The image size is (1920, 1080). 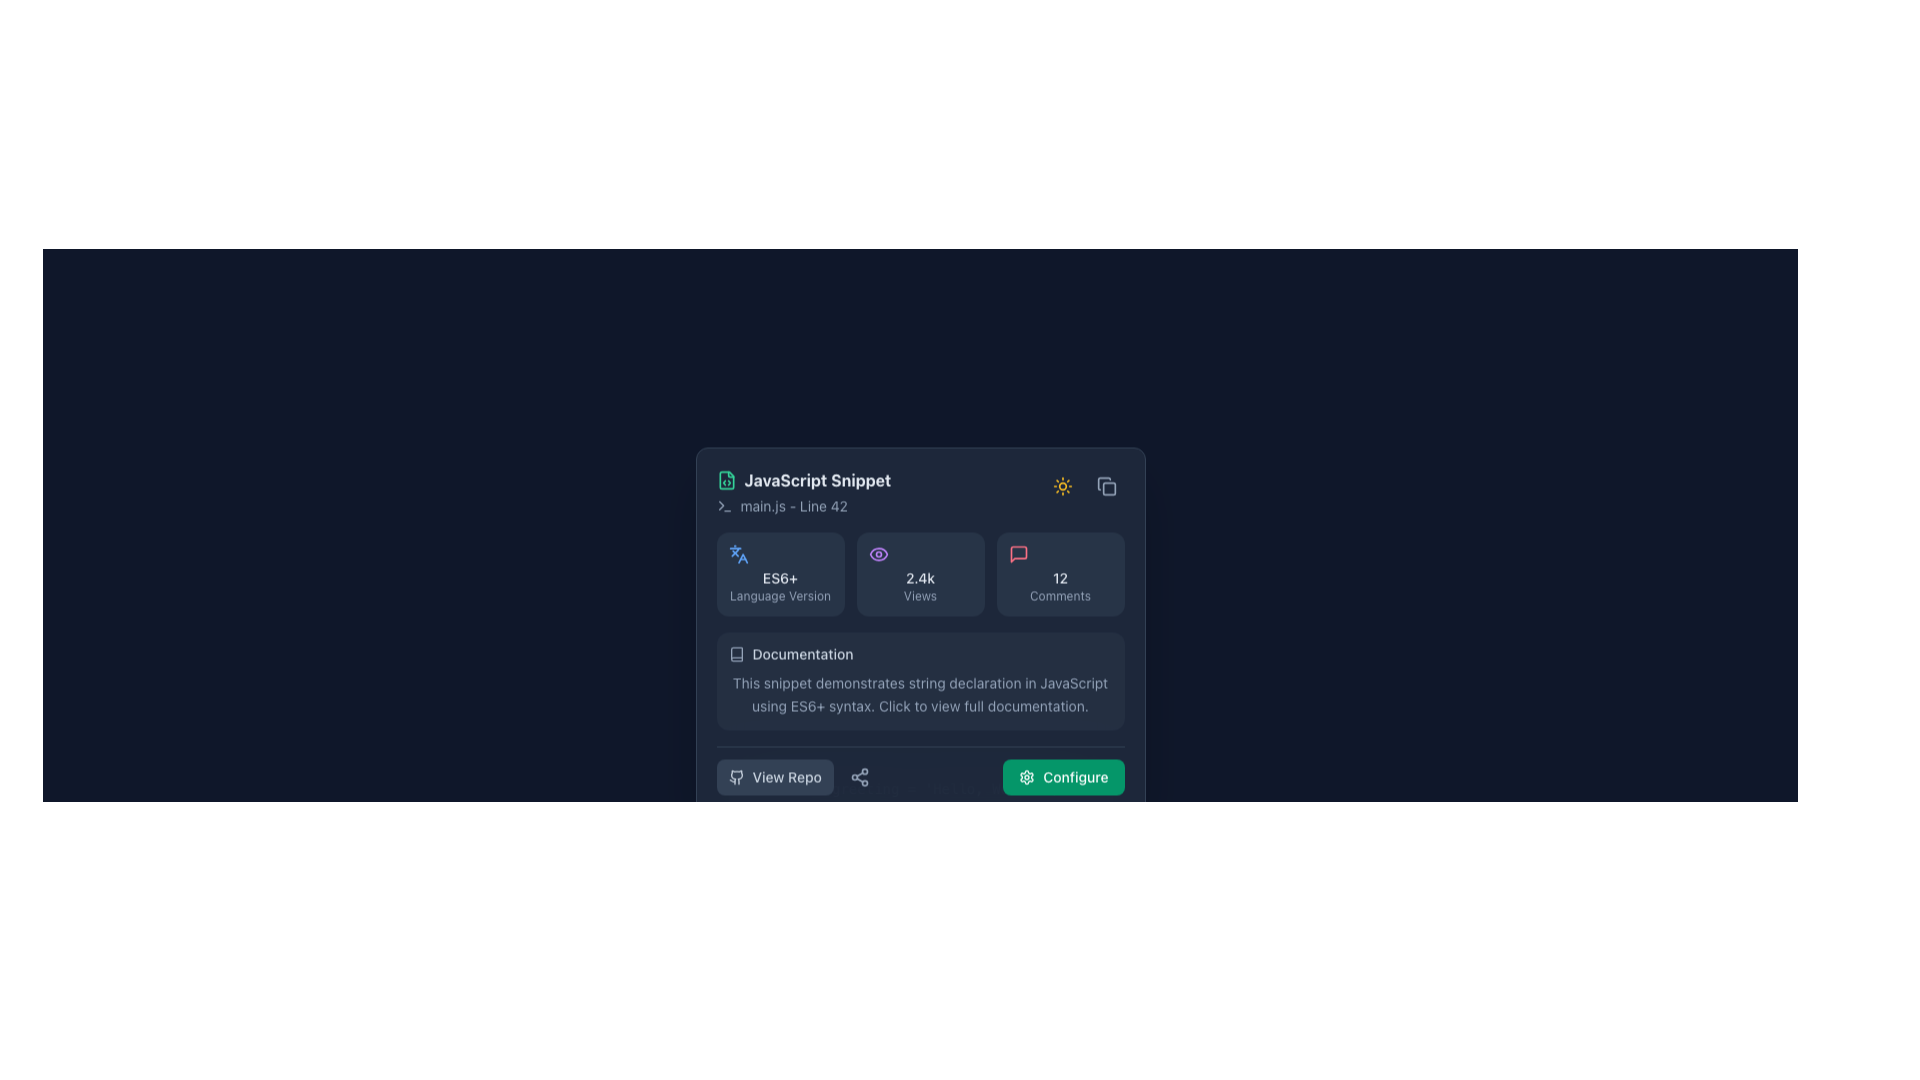 I want to click on the text label indicating the source file and line number of the code snippet located below the 'JavaScript Snippet' title, so click(x=803, y=505).